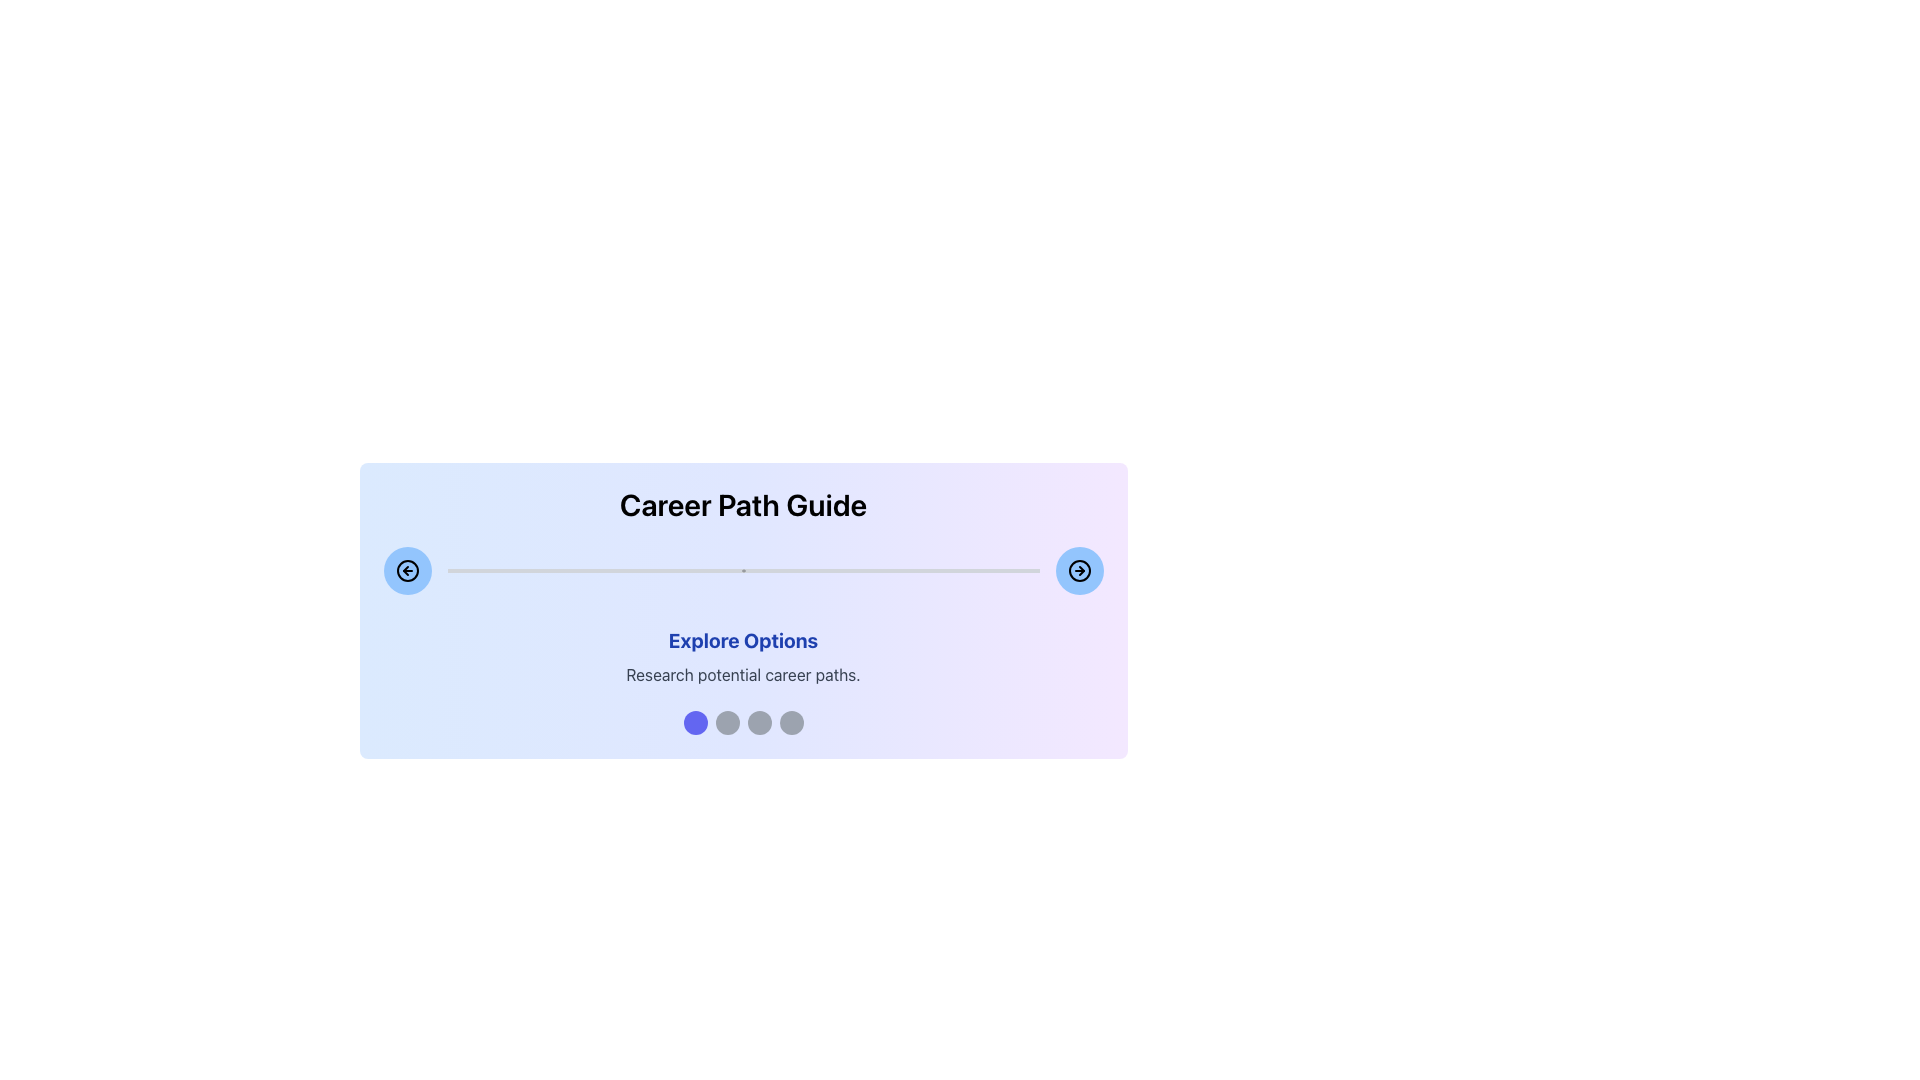 This screenshot has width=1920, height=1080. Describe the element at coordinates (695, 722) in the screenshot. I see `the first indigo progress indicator or navigation dot located at the bottom of the interface under the 'Explore Options' section` at that location.